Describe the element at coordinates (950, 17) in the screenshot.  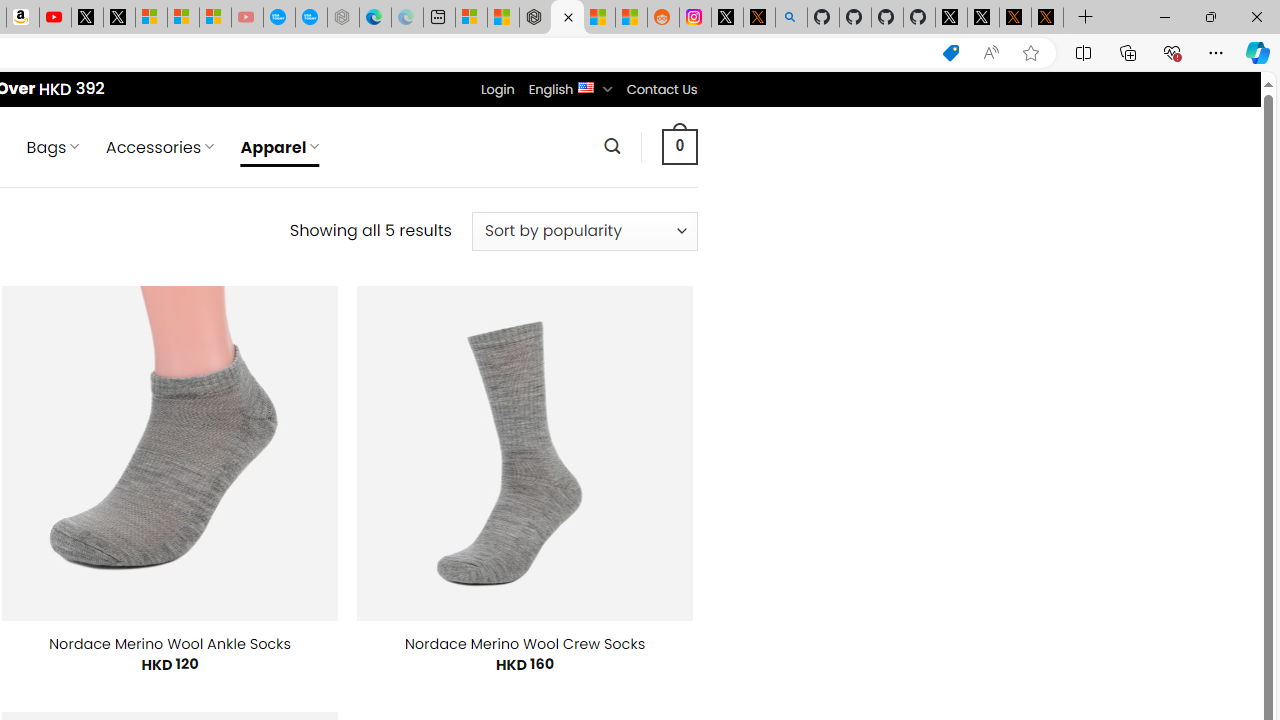
I see `'Profile / X'` at that location.